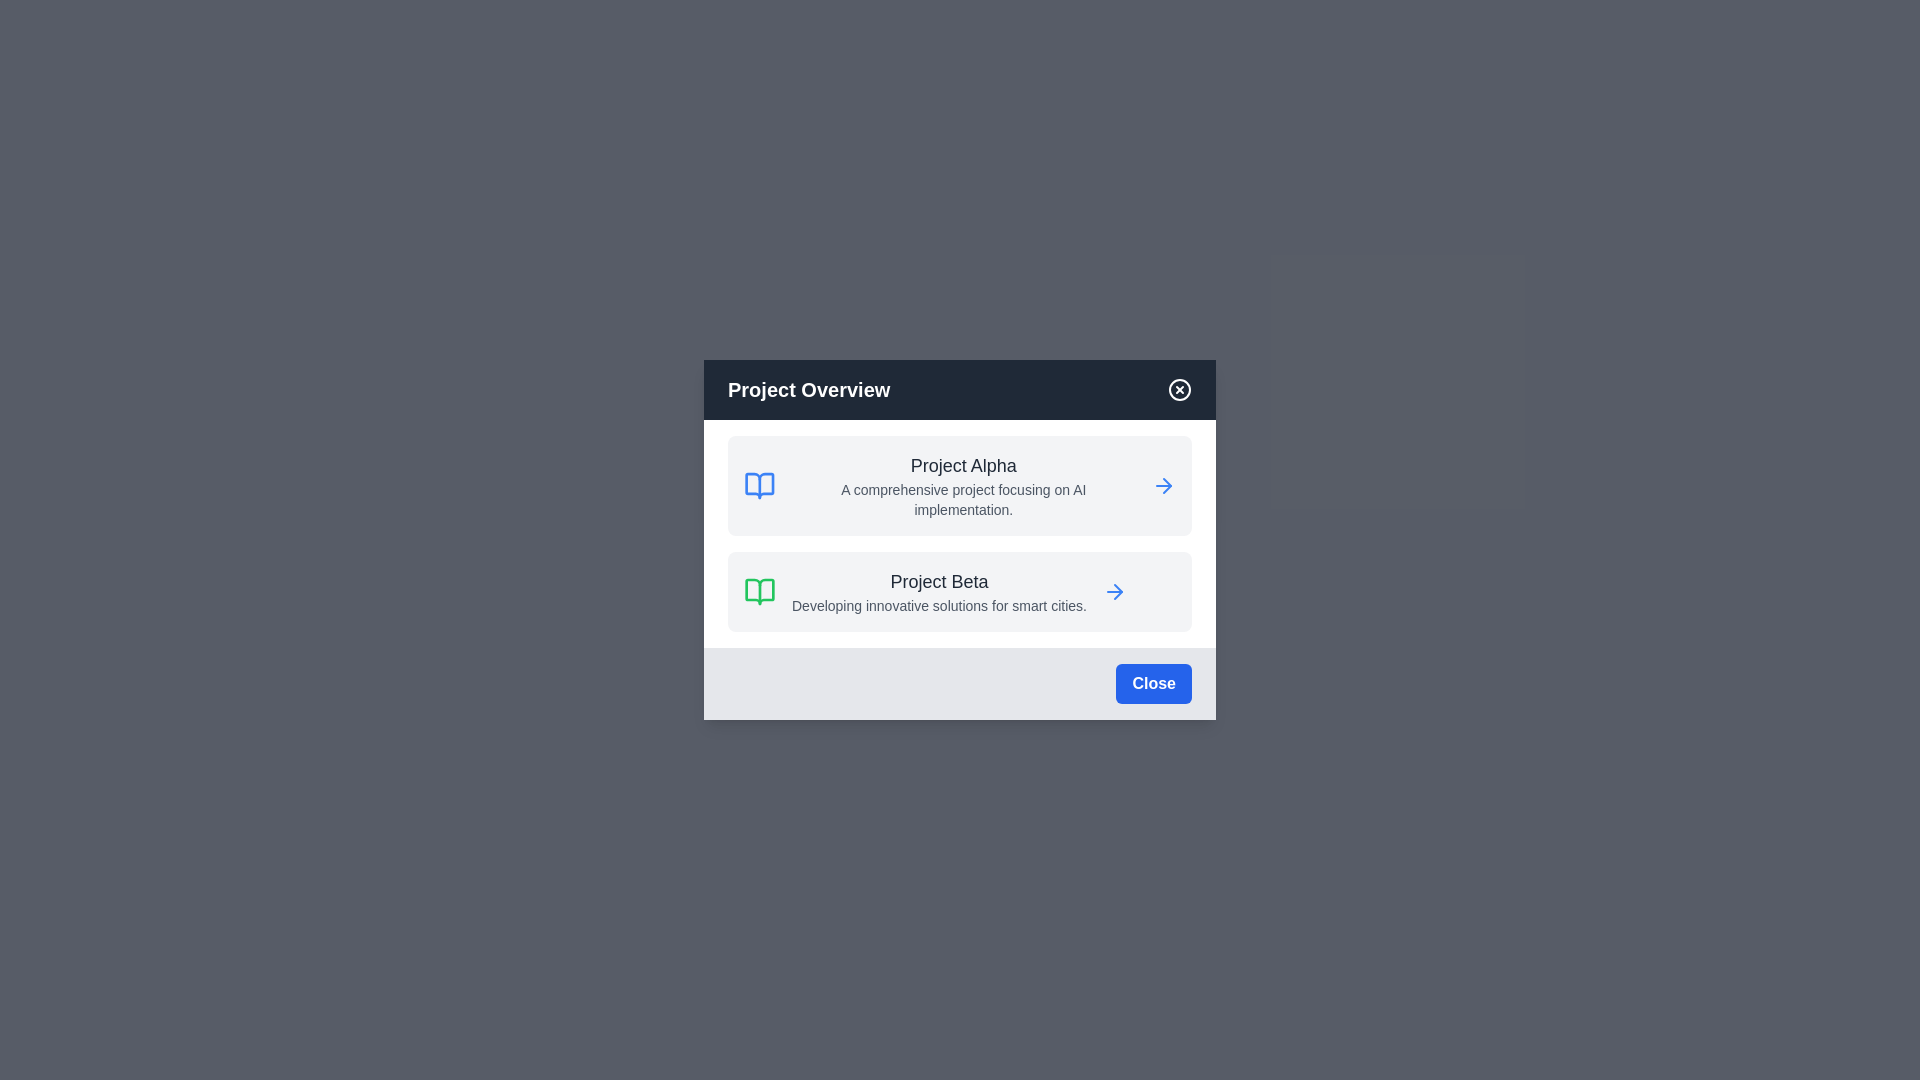 The image size is (1920, 1080). I want to click on the project icon for Project Alpha, so click(757, 486).